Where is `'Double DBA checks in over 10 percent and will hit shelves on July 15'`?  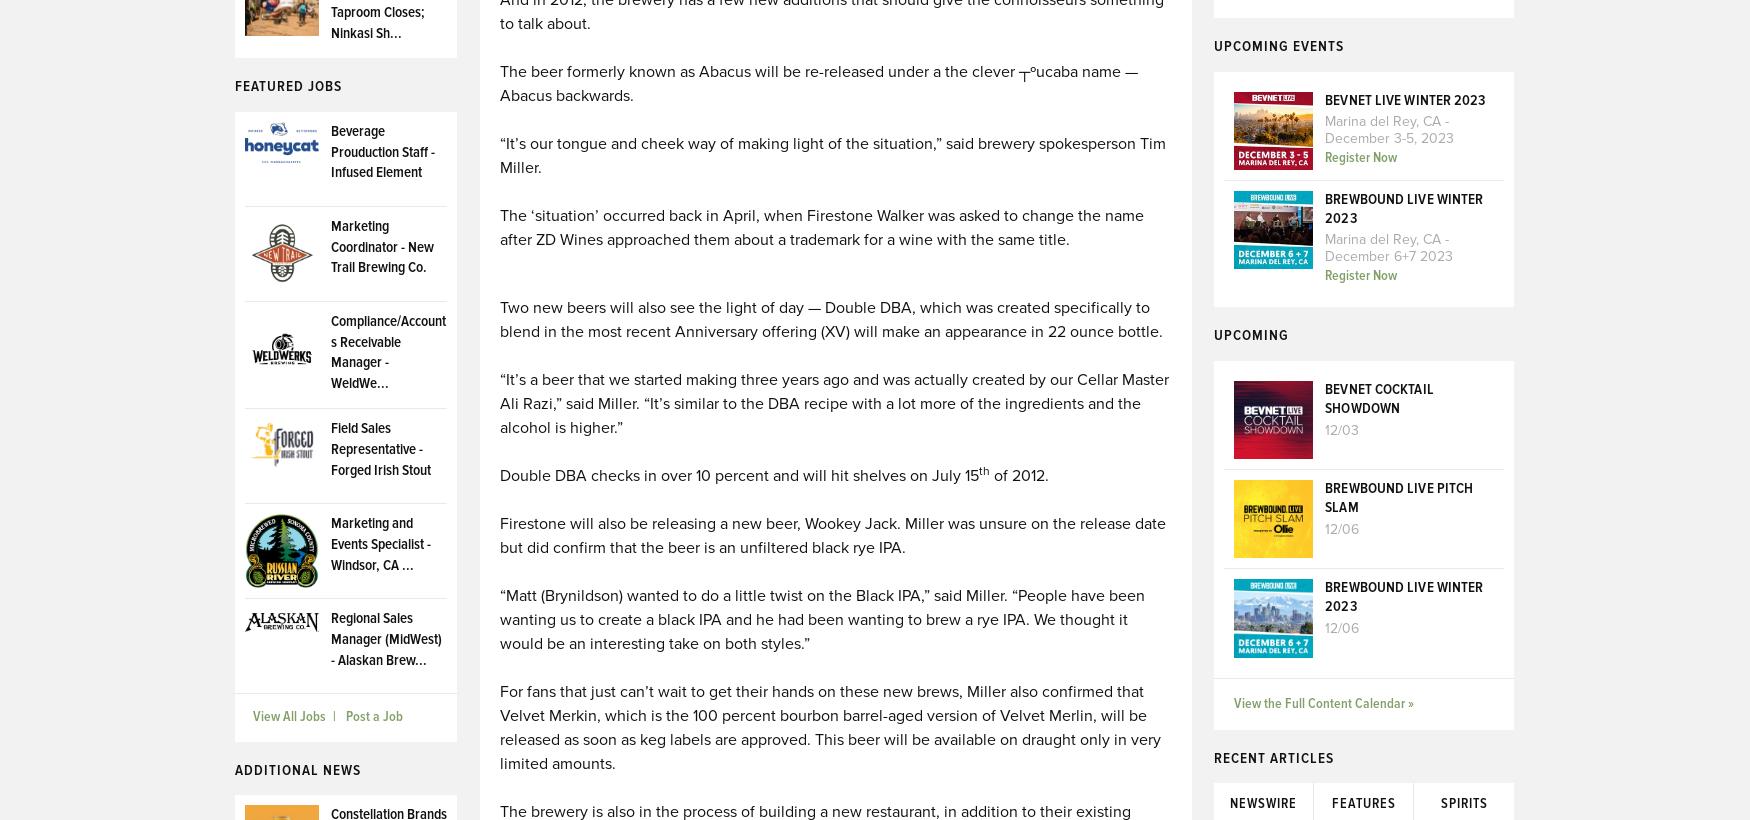 'Double DBA checks in over 10 percent and will hit shelves on July 15' is located at coordinates (498, 476).